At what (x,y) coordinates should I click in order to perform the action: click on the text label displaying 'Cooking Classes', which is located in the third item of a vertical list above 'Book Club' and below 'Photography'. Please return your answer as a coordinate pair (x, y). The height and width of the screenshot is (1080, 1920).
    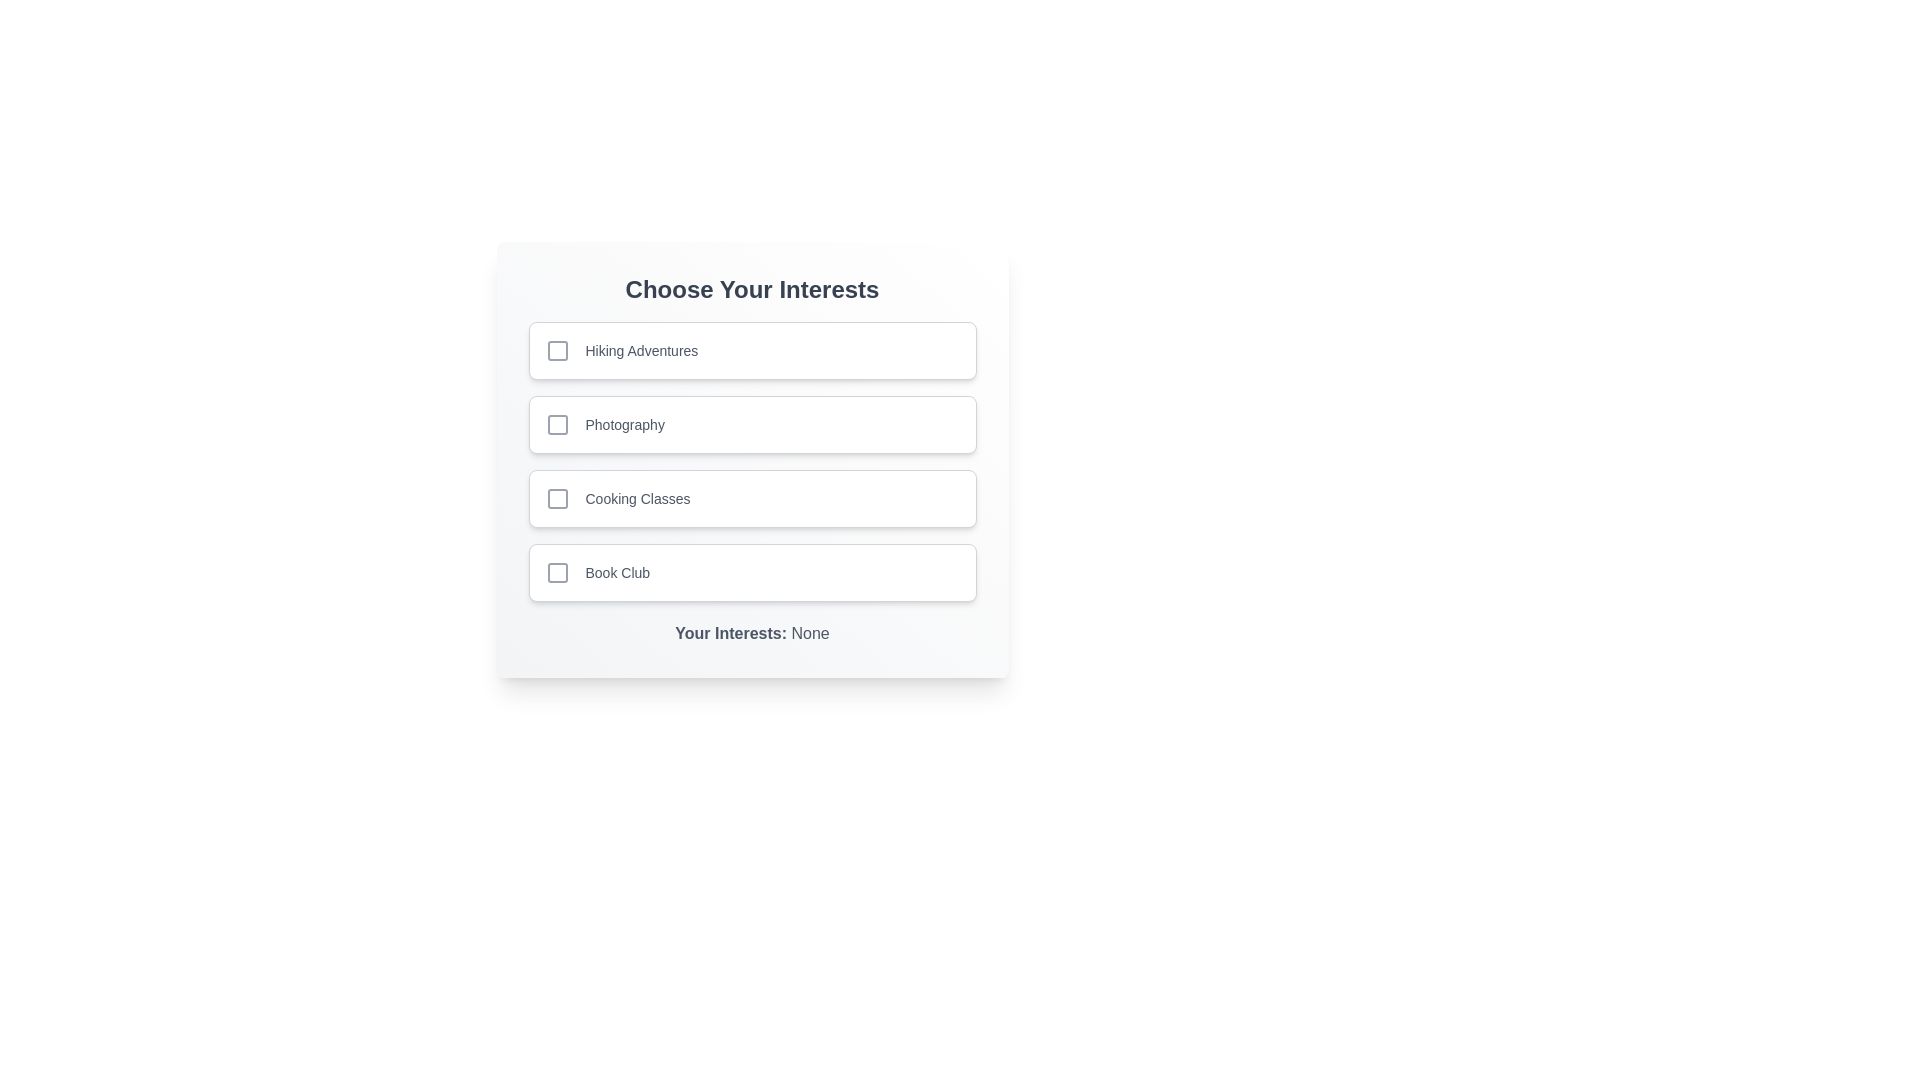
    Looking at the image, I should click on (637, 497).